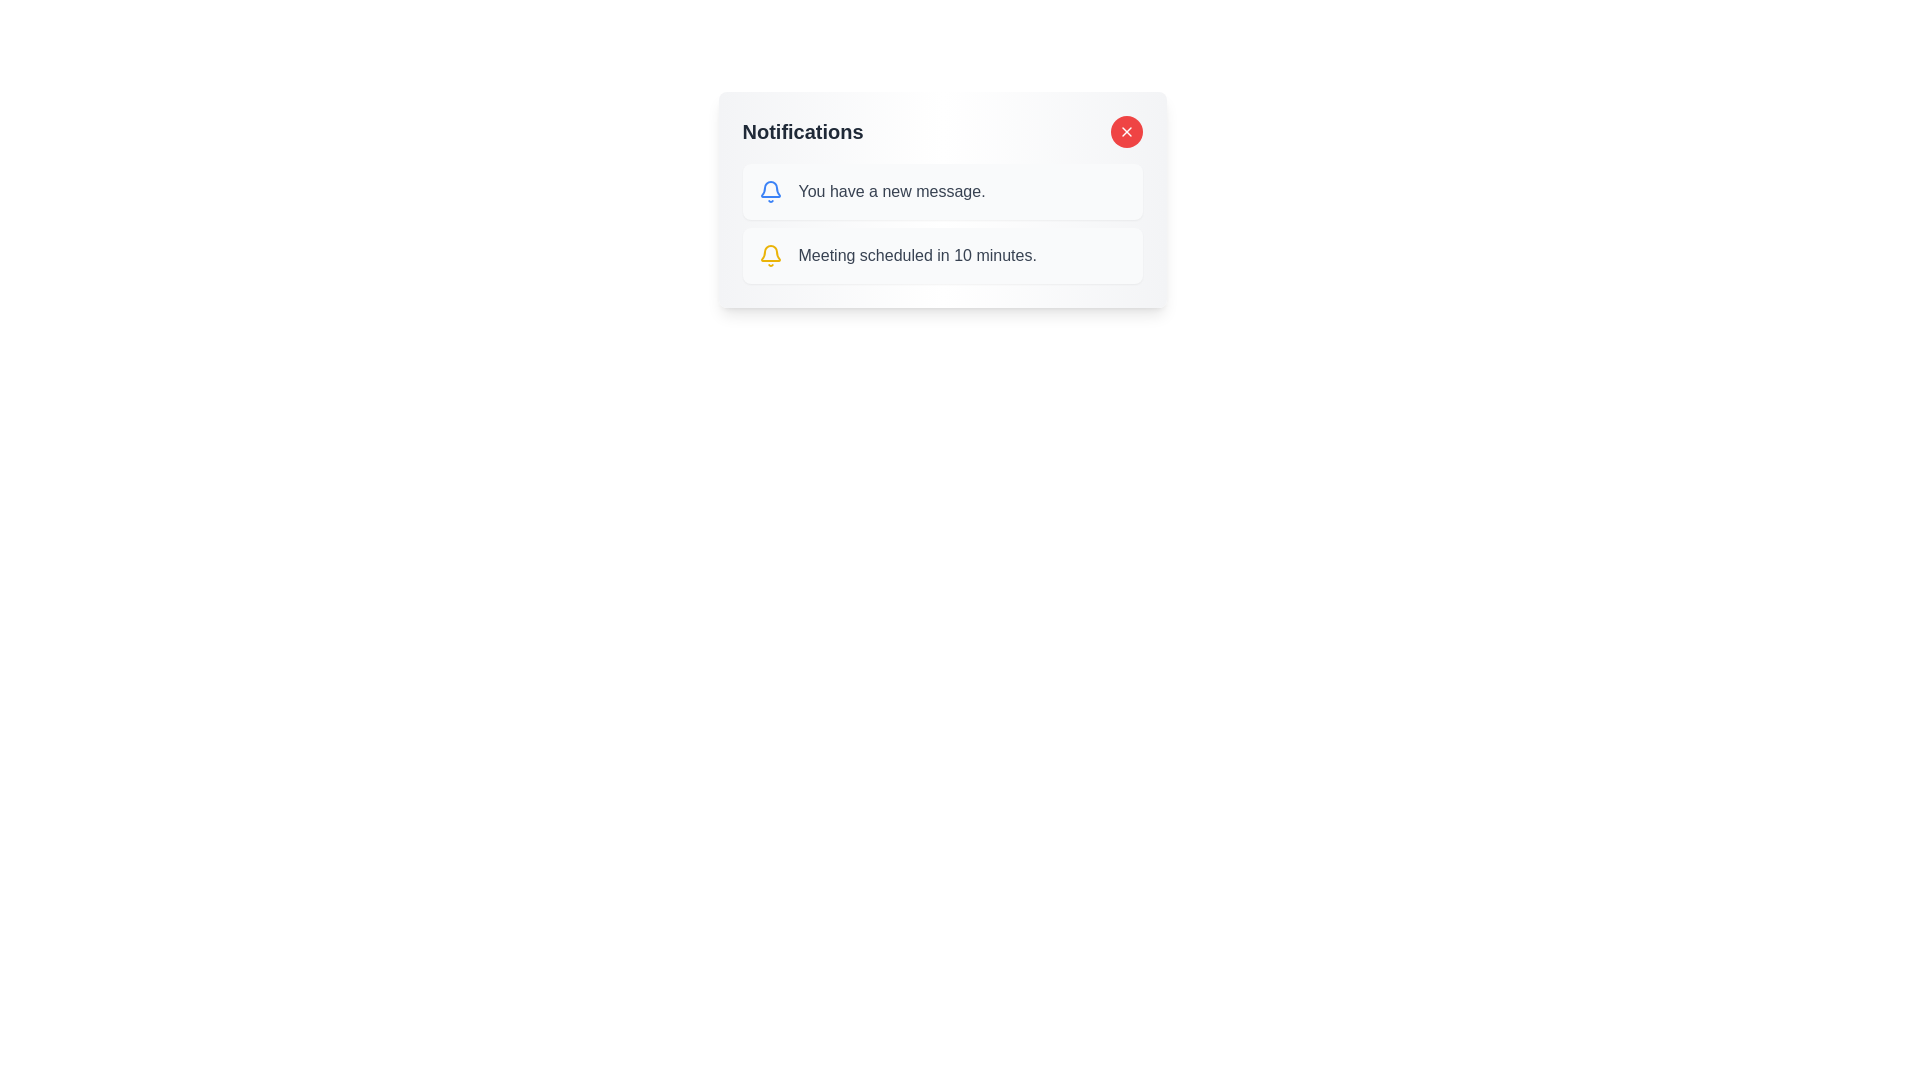 The height and width of the screenshot is (1080, 1920). I want to click on the red circular button with a white cross icon located at the top-right corner of the notification card, so click(1126, 131).